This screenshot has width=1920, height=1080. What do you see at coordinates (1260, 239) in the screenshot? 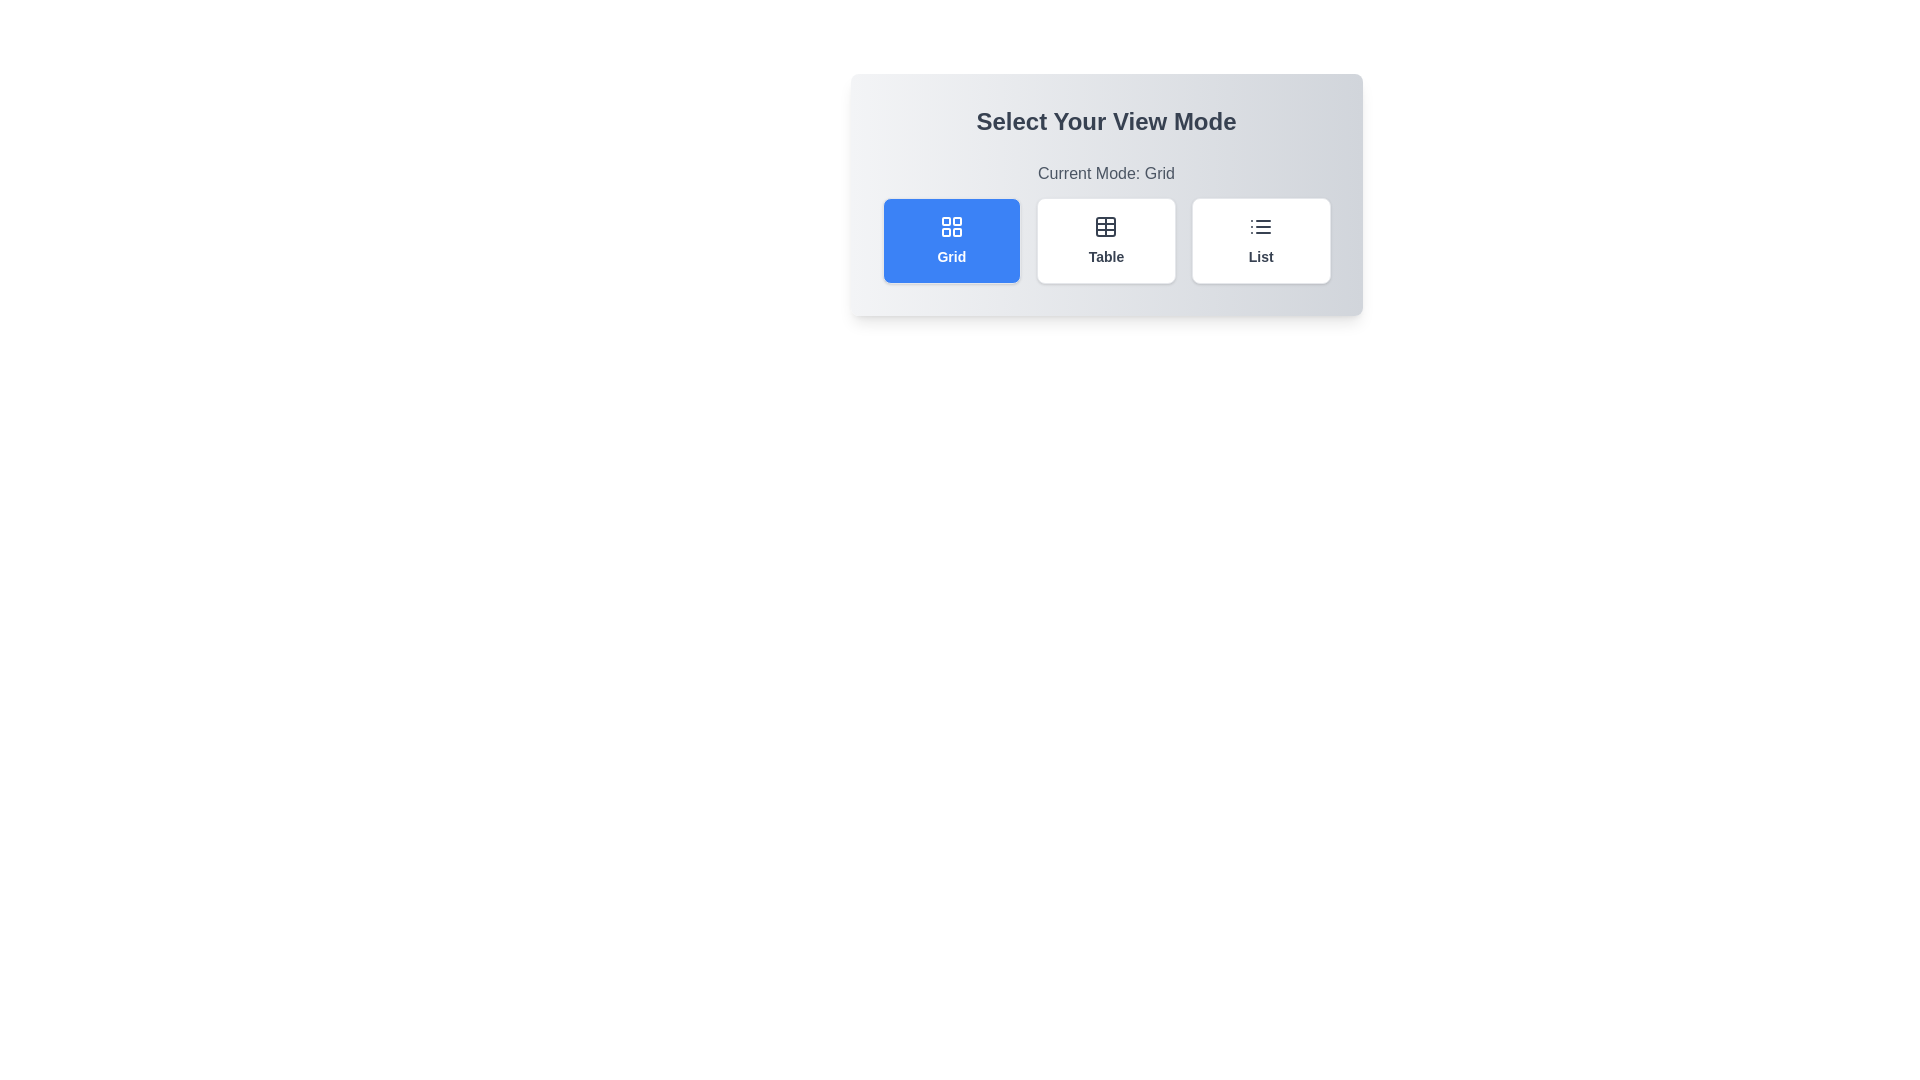
I see `the 'List' view mode button located at the far-right position within the grid layout of view mode selection buttons` at bounding box center [1260, 239].